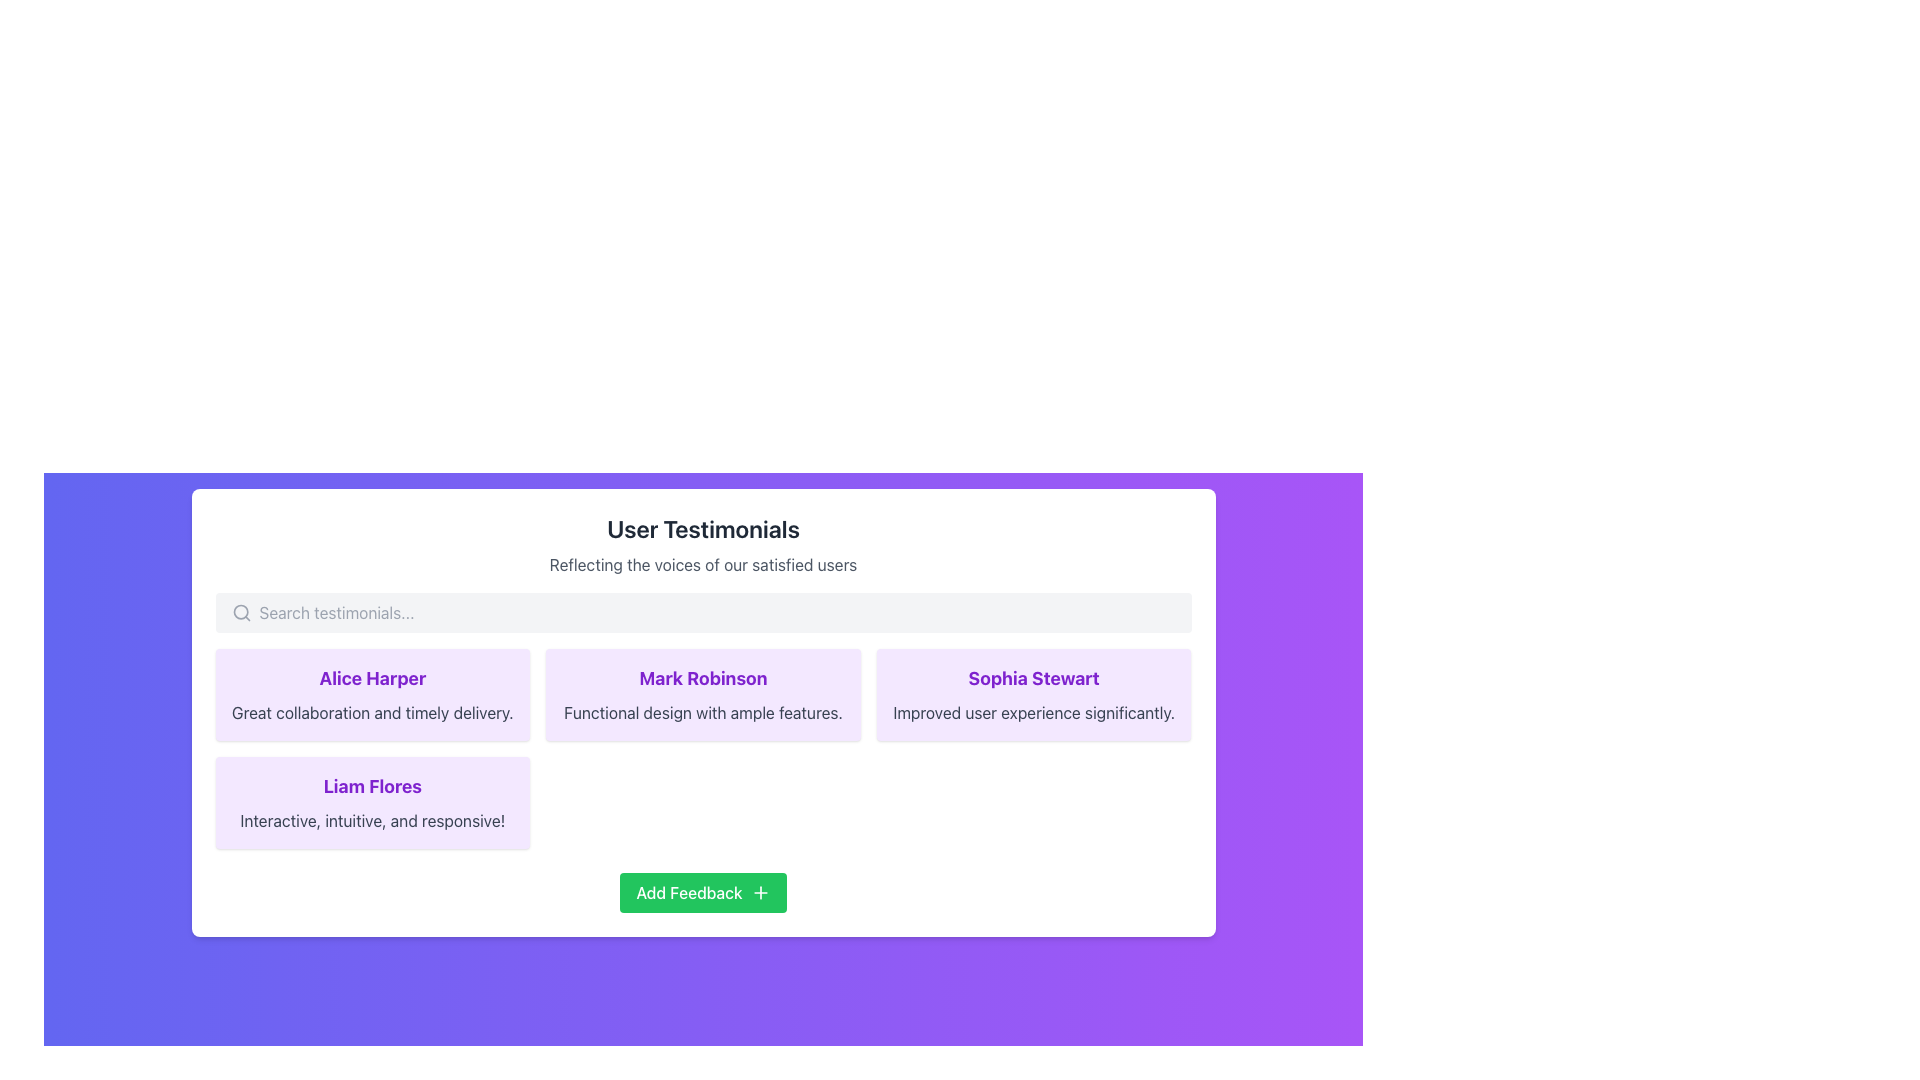 The image size is (1920, 1080). Describe the element at coordinates (703, 892) in the screenshot. I see `the feedback button located at the bottom of the 'User Testimonials' section` at that location.